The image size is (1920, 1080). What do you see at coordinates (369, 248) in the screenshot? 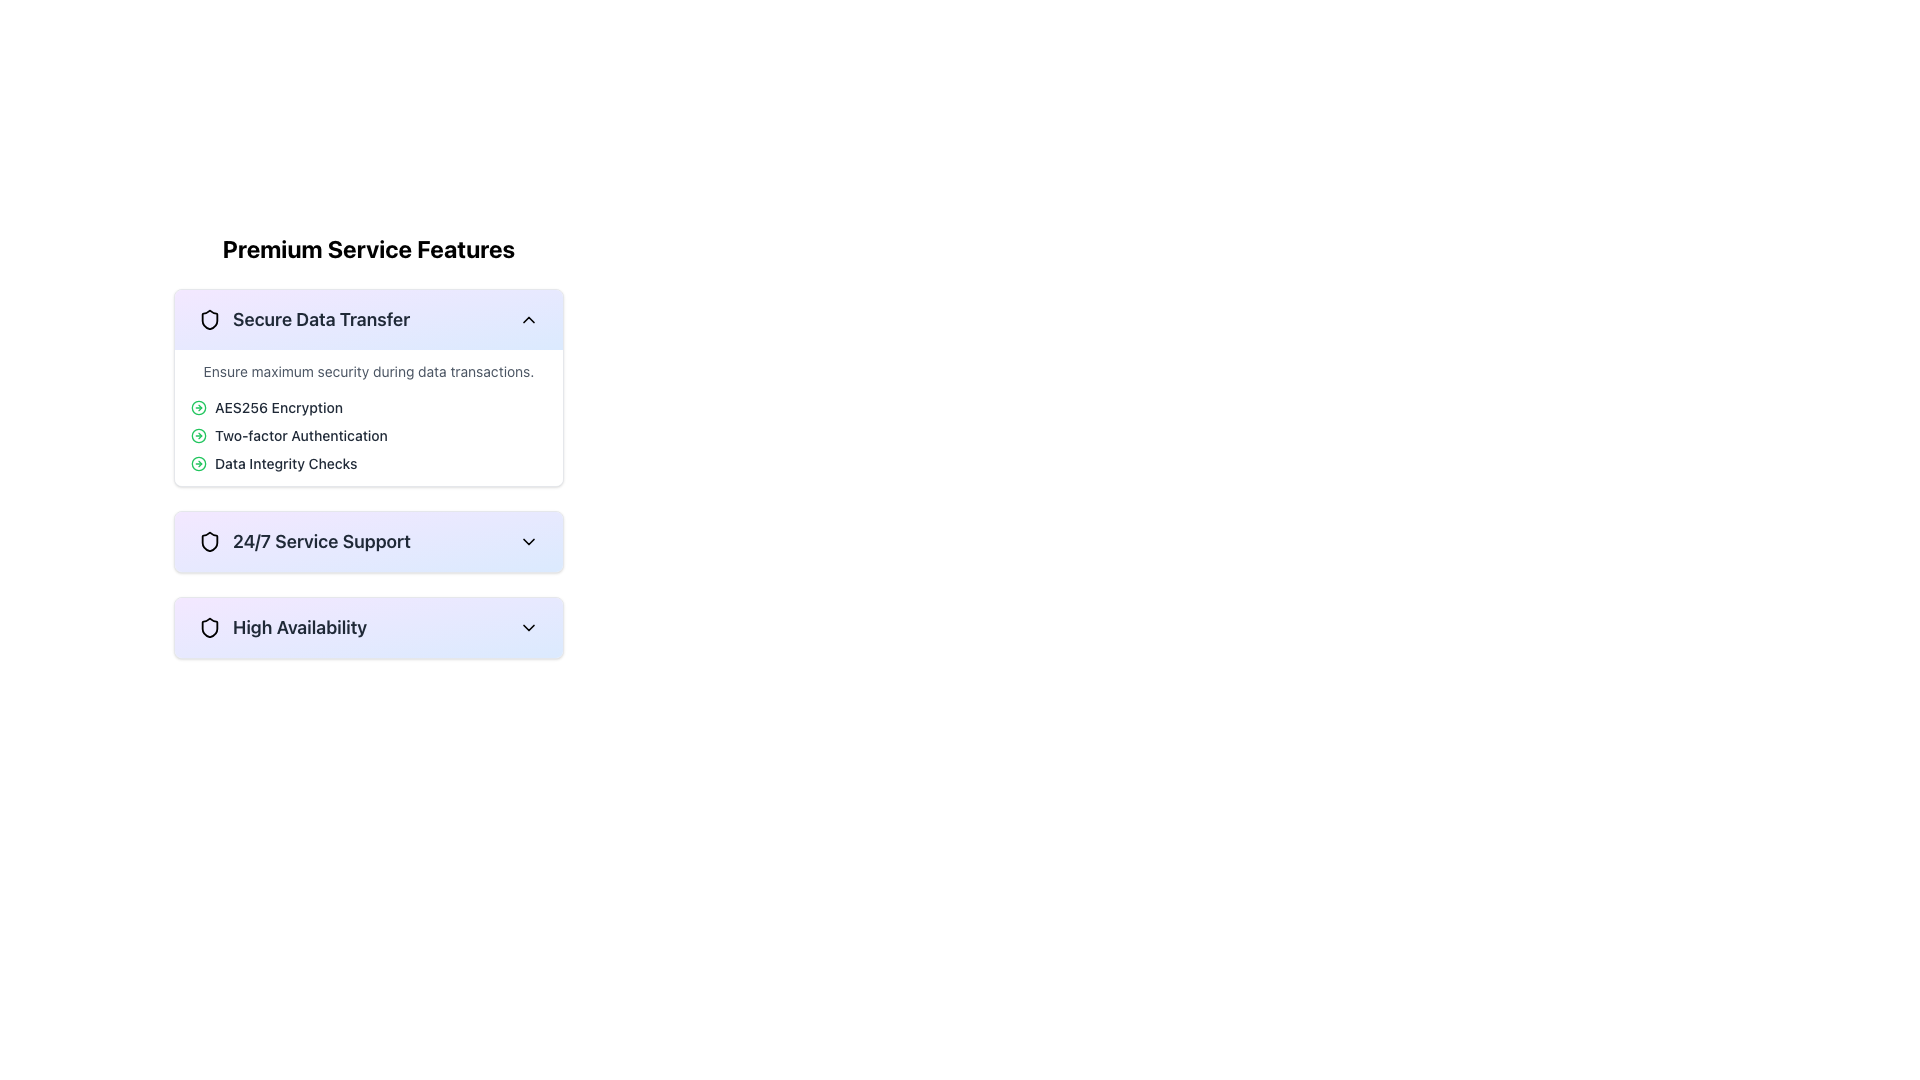
I see `the text label that reads 'Premium Service Features', which is displayed in bold, large font size and centered alignment, positioned above the first service card labeled 'Secure Data Transfer'` at bounding box center [369, 248].